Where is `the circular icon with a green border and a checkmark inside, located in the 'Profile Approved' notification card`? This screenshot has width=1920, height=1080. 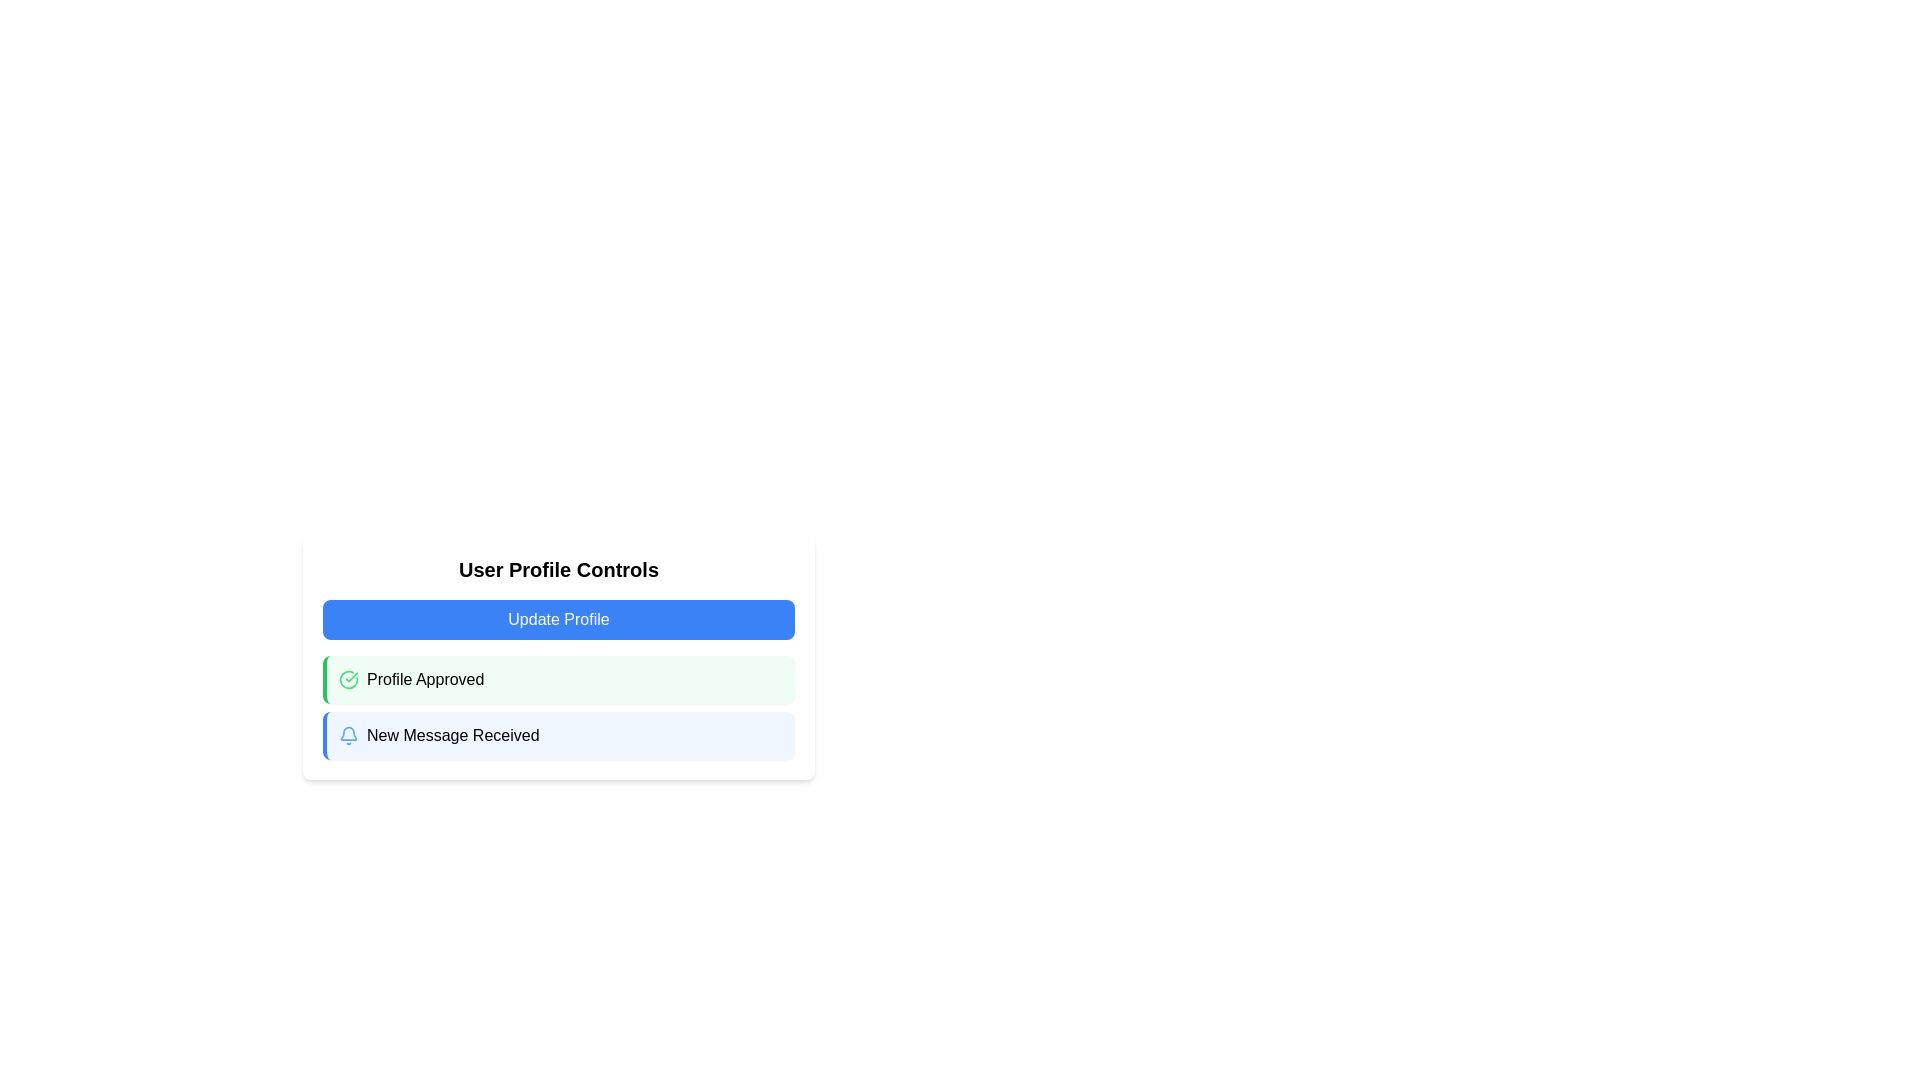
the circular icon with a green border and a checkmark inside, located in the 'Profile Approved' notification card is located at coordinates (349, 678).